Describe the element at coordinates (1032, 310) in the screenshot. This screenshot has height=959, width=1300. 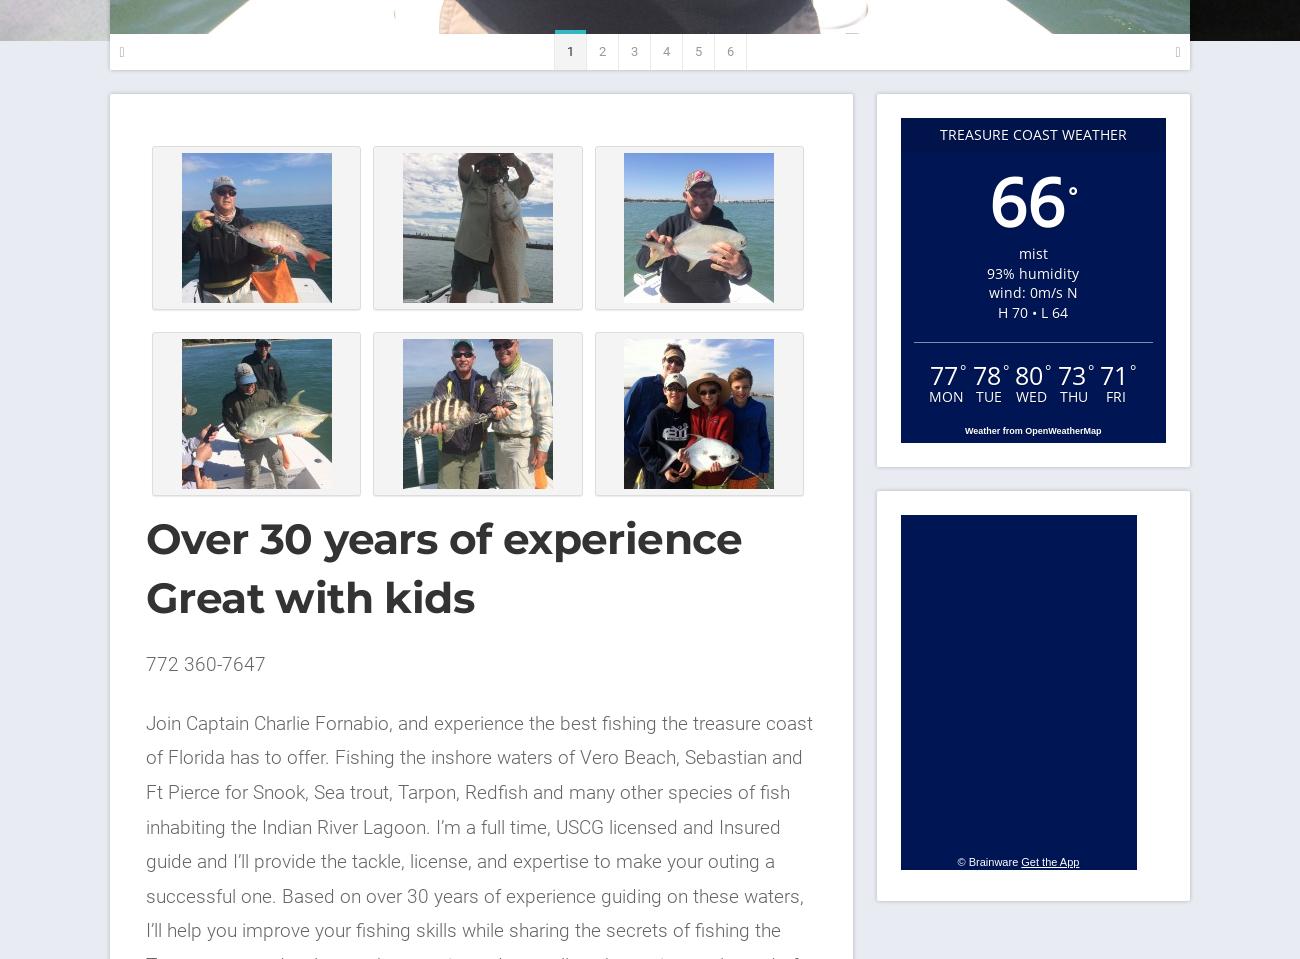
I see `'H 70 • L 64'` at that location.